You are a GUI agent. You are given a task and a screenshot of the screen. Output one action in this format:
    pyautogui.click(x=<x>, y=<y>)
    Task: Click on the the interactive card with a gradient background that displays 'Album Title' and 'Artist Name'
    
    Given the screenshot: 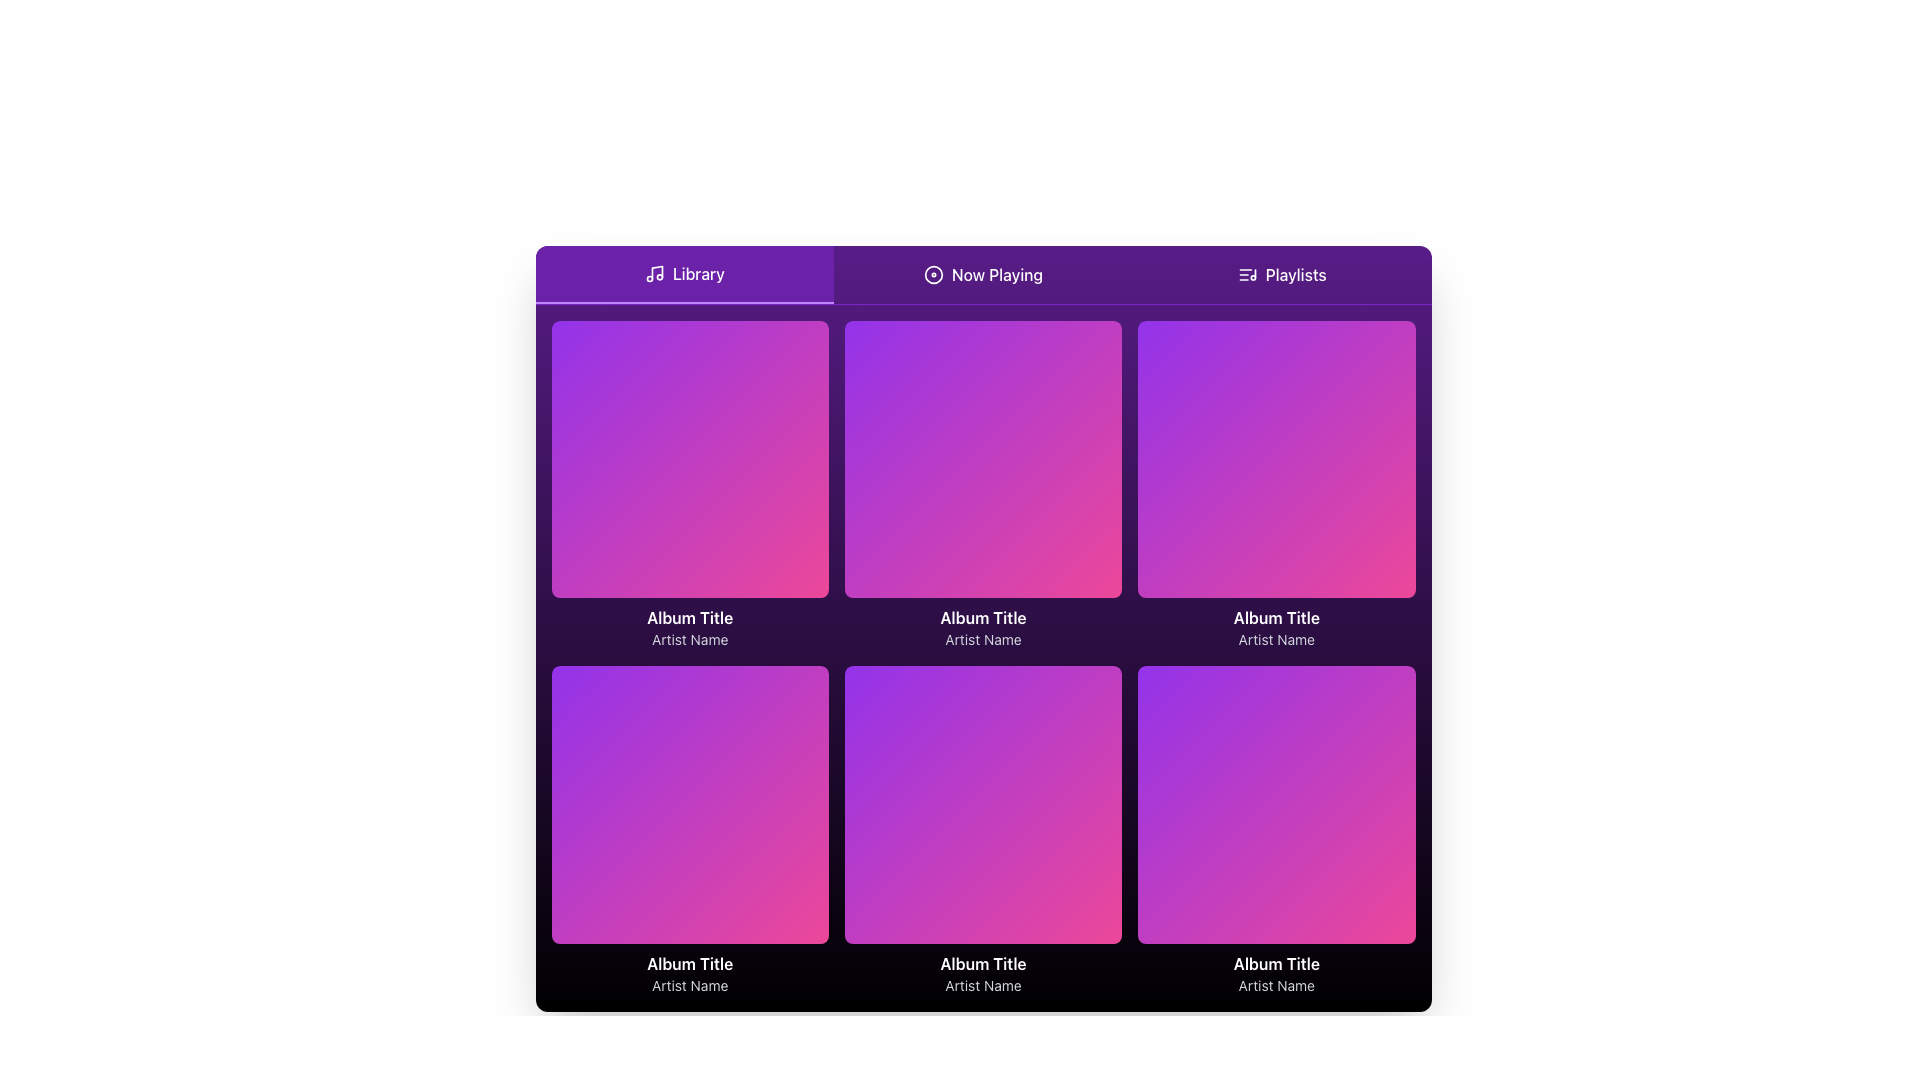 What is the action you would take?
    pyautogui.click(x=1275, y=831)
    